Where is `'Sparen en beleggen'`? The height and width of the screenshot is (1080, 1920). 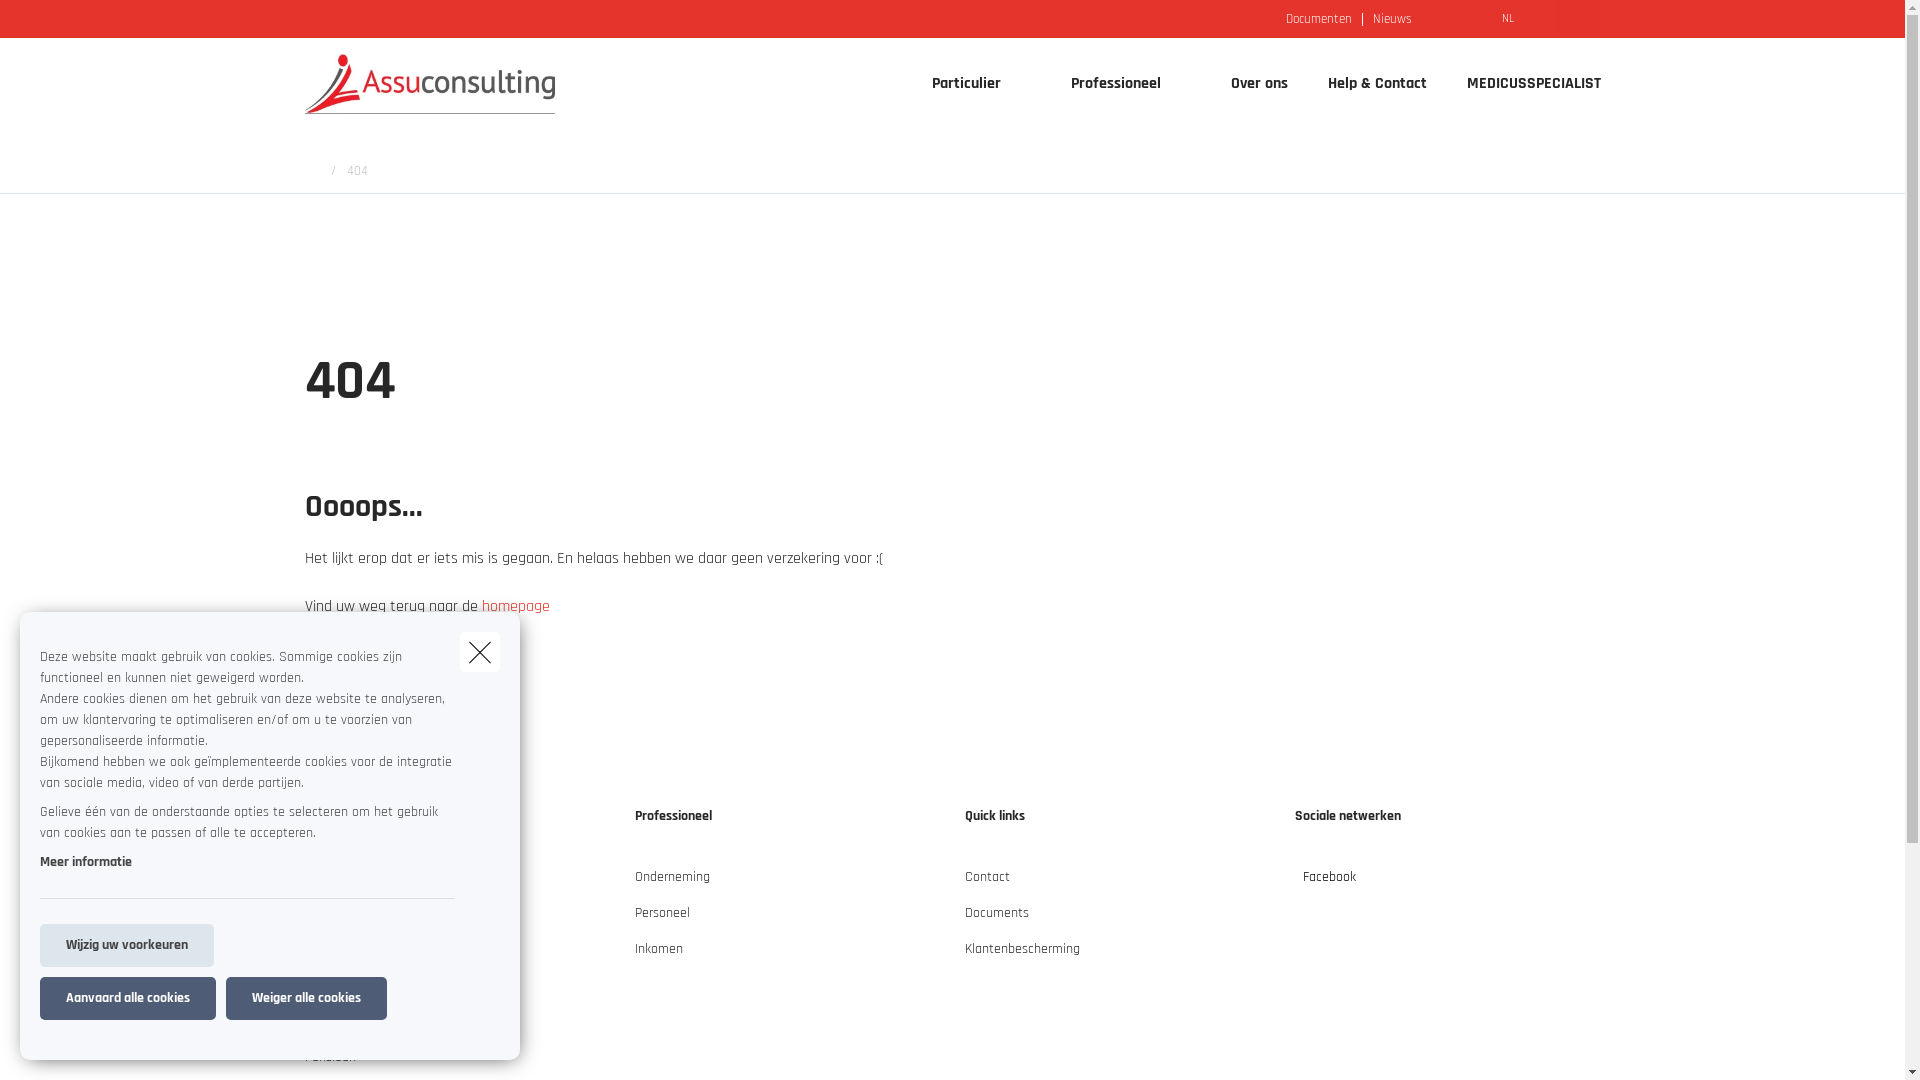
'Sparen en beleggen' is located at coordinates (302, 1029).